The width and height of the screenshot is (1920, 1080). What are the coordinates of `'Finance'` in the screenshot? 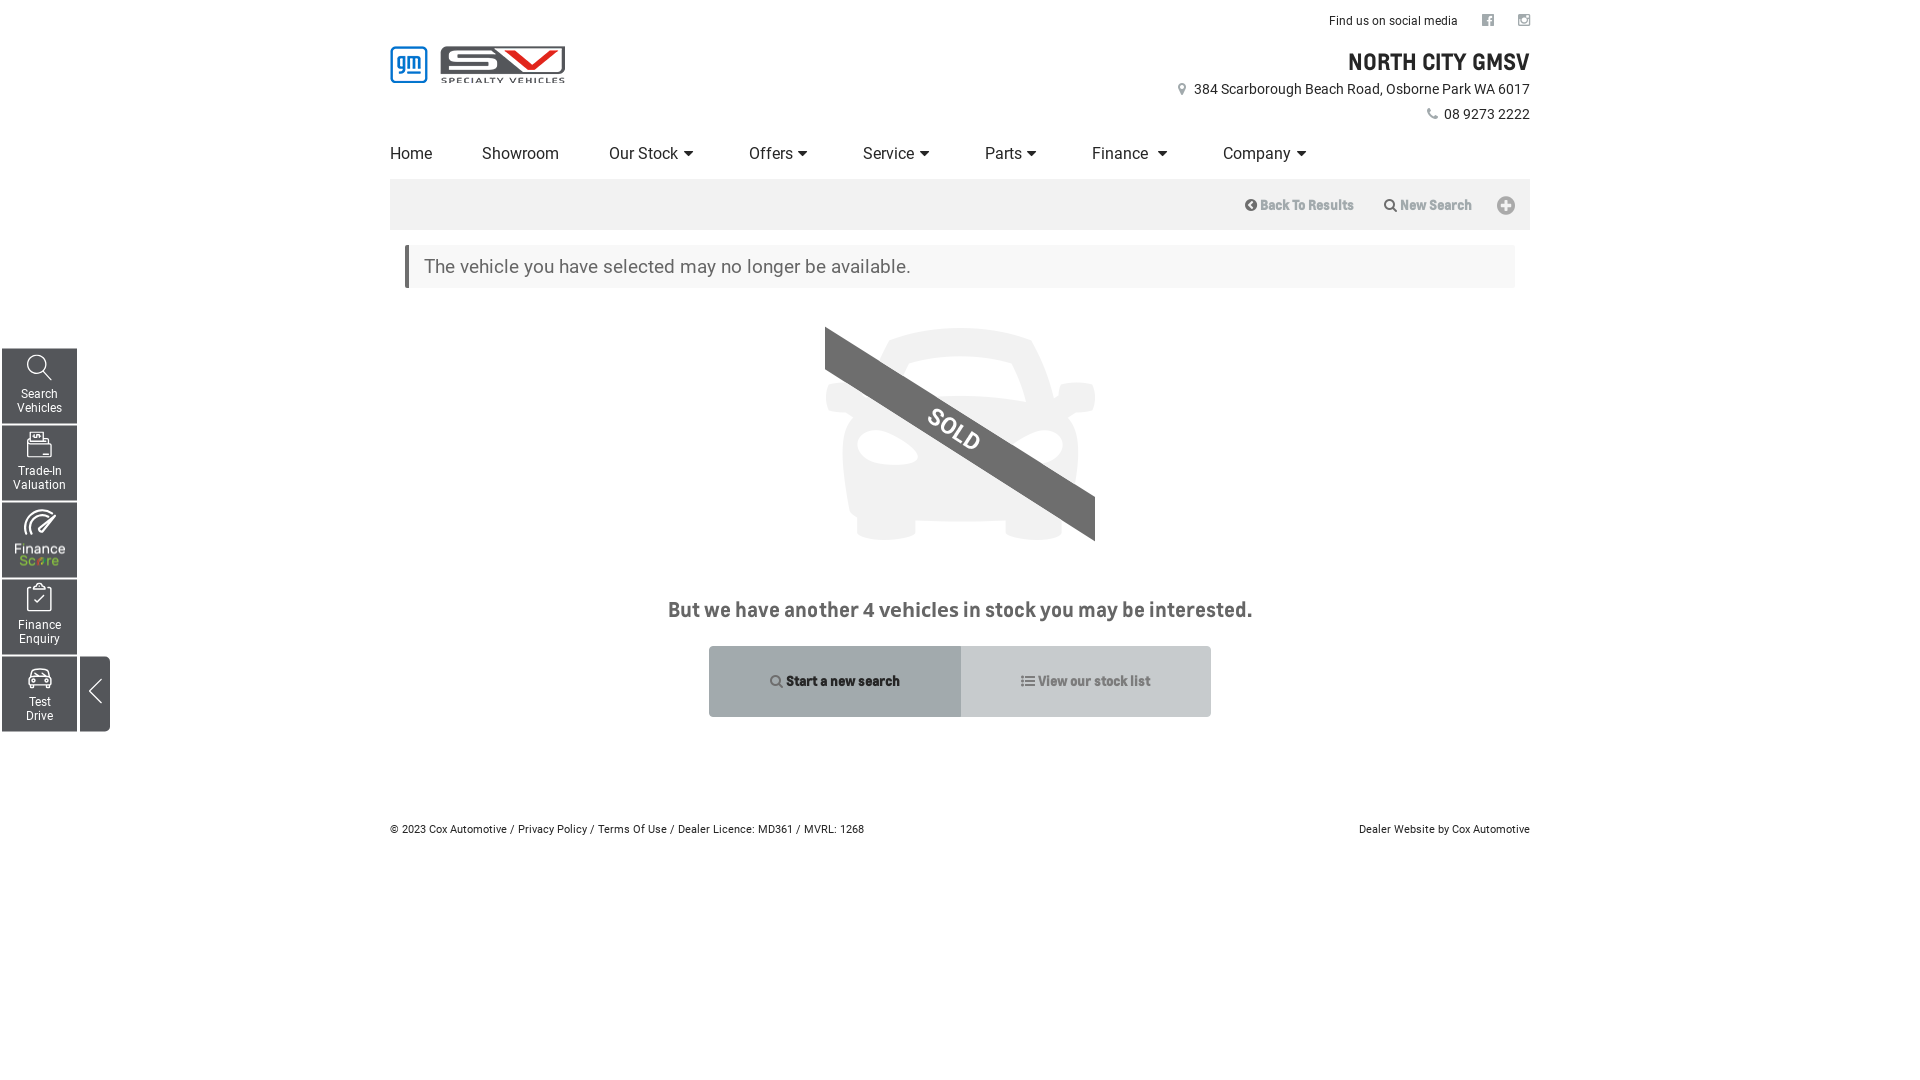 It's located at (1132, 153).